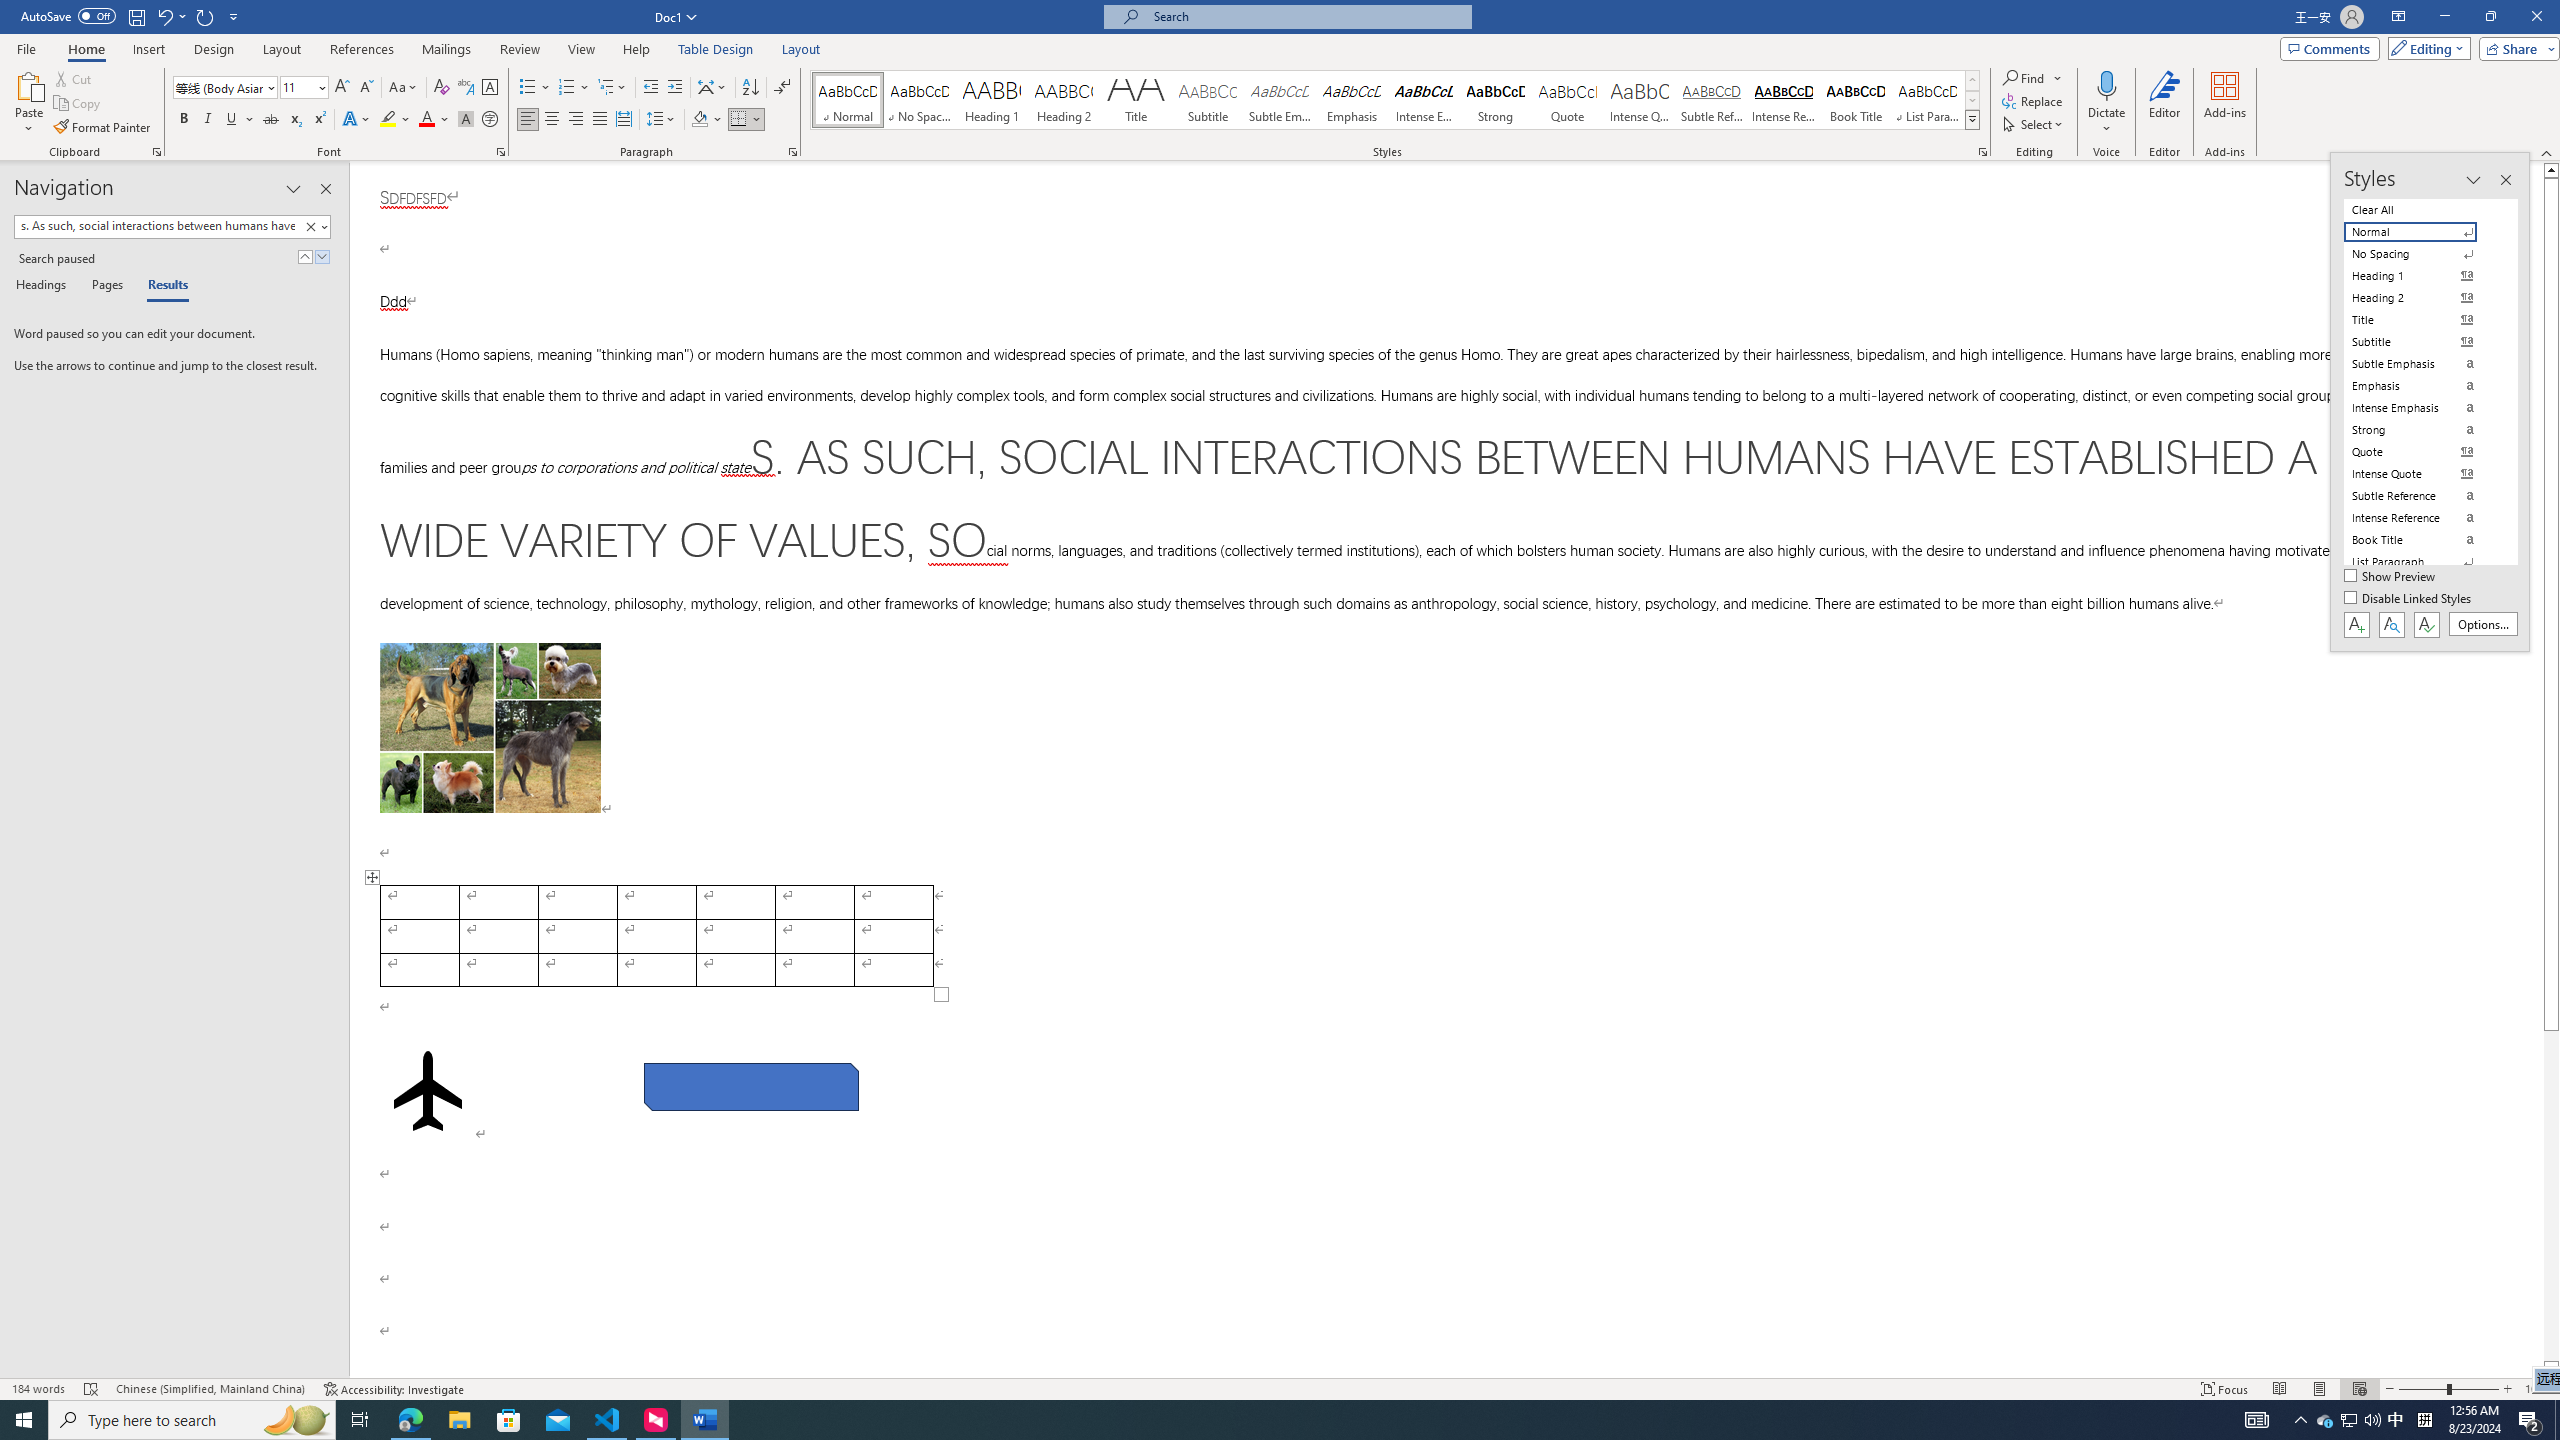  Describe the element at coordinates (163, 15) in the screenshot. I see `'Undo Style'` at that location.